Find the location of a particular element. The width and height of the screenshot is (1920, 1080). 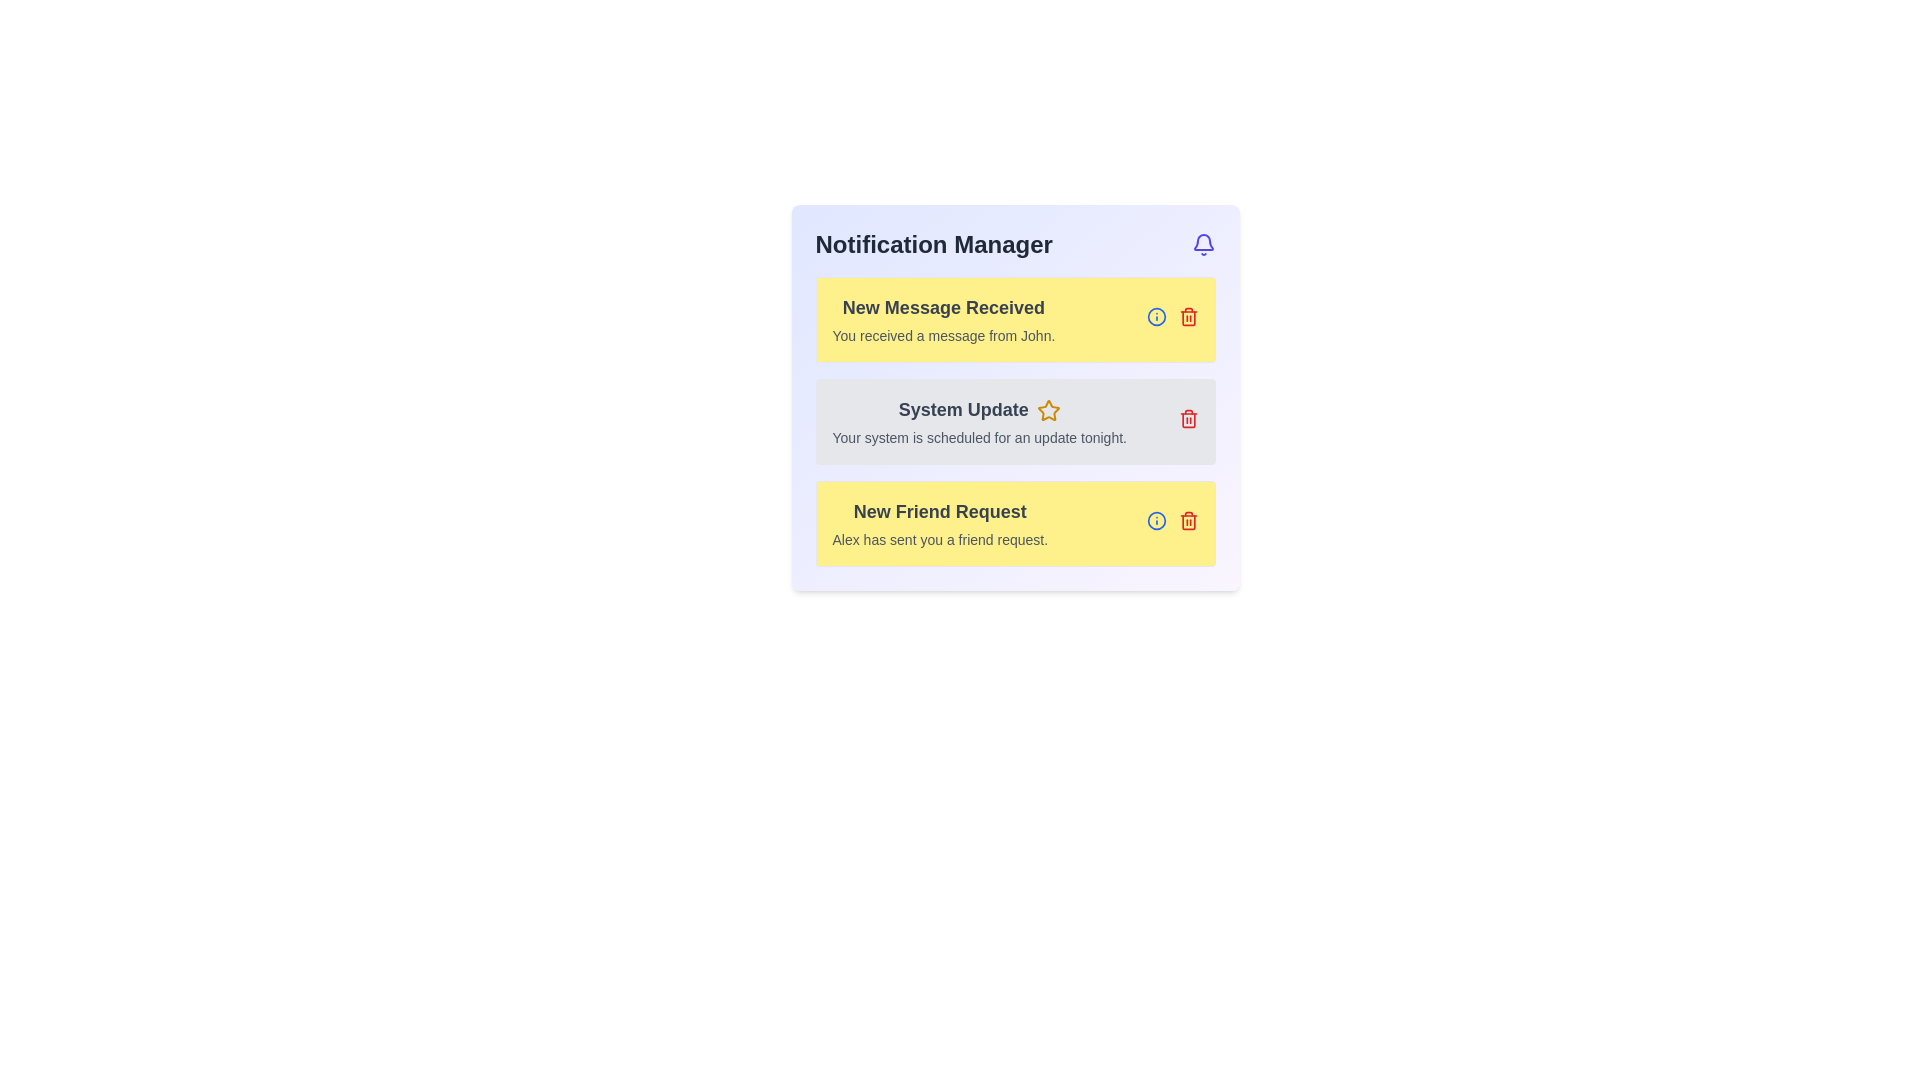

the star icon indicating the rating or favorite status next to the 'System Update' notification is located at coordinates (1047, 410).